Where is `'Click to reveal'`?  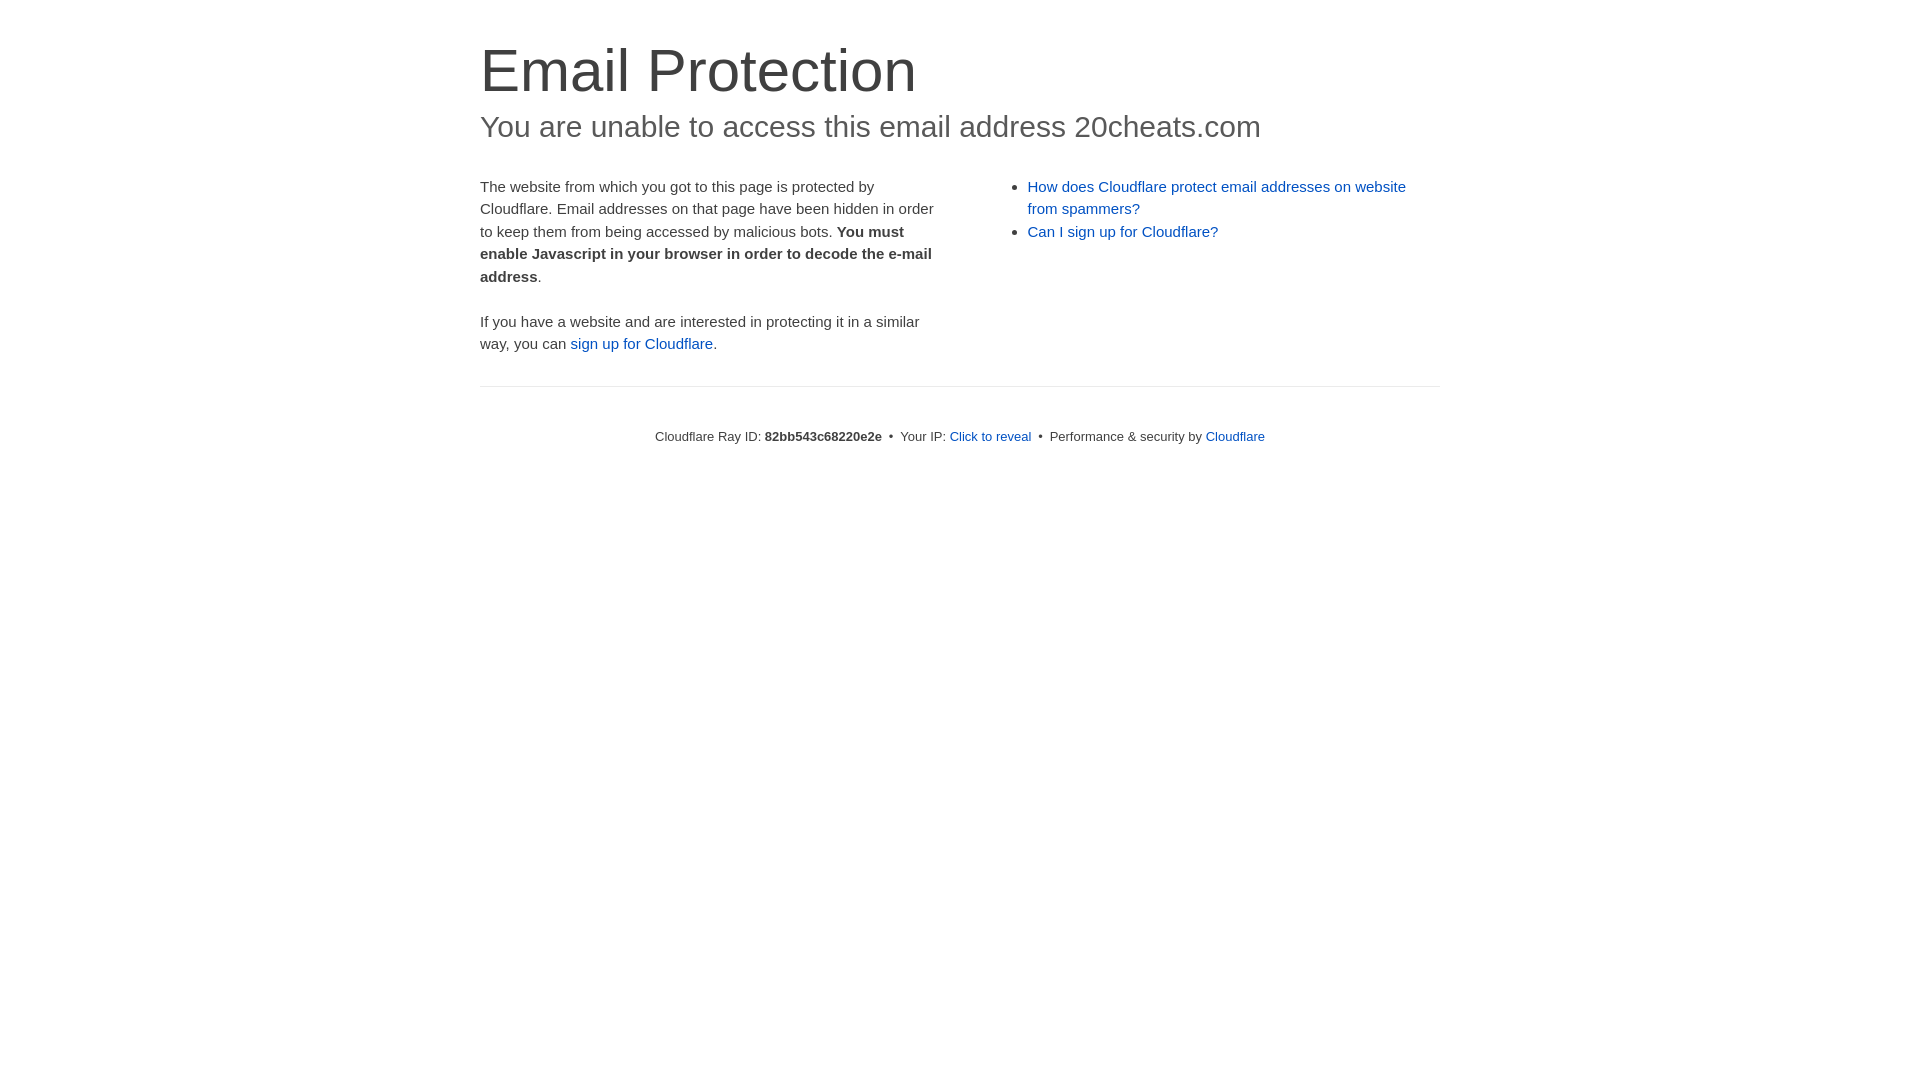
'Click to reveal' is located at coordinates (990, 435).